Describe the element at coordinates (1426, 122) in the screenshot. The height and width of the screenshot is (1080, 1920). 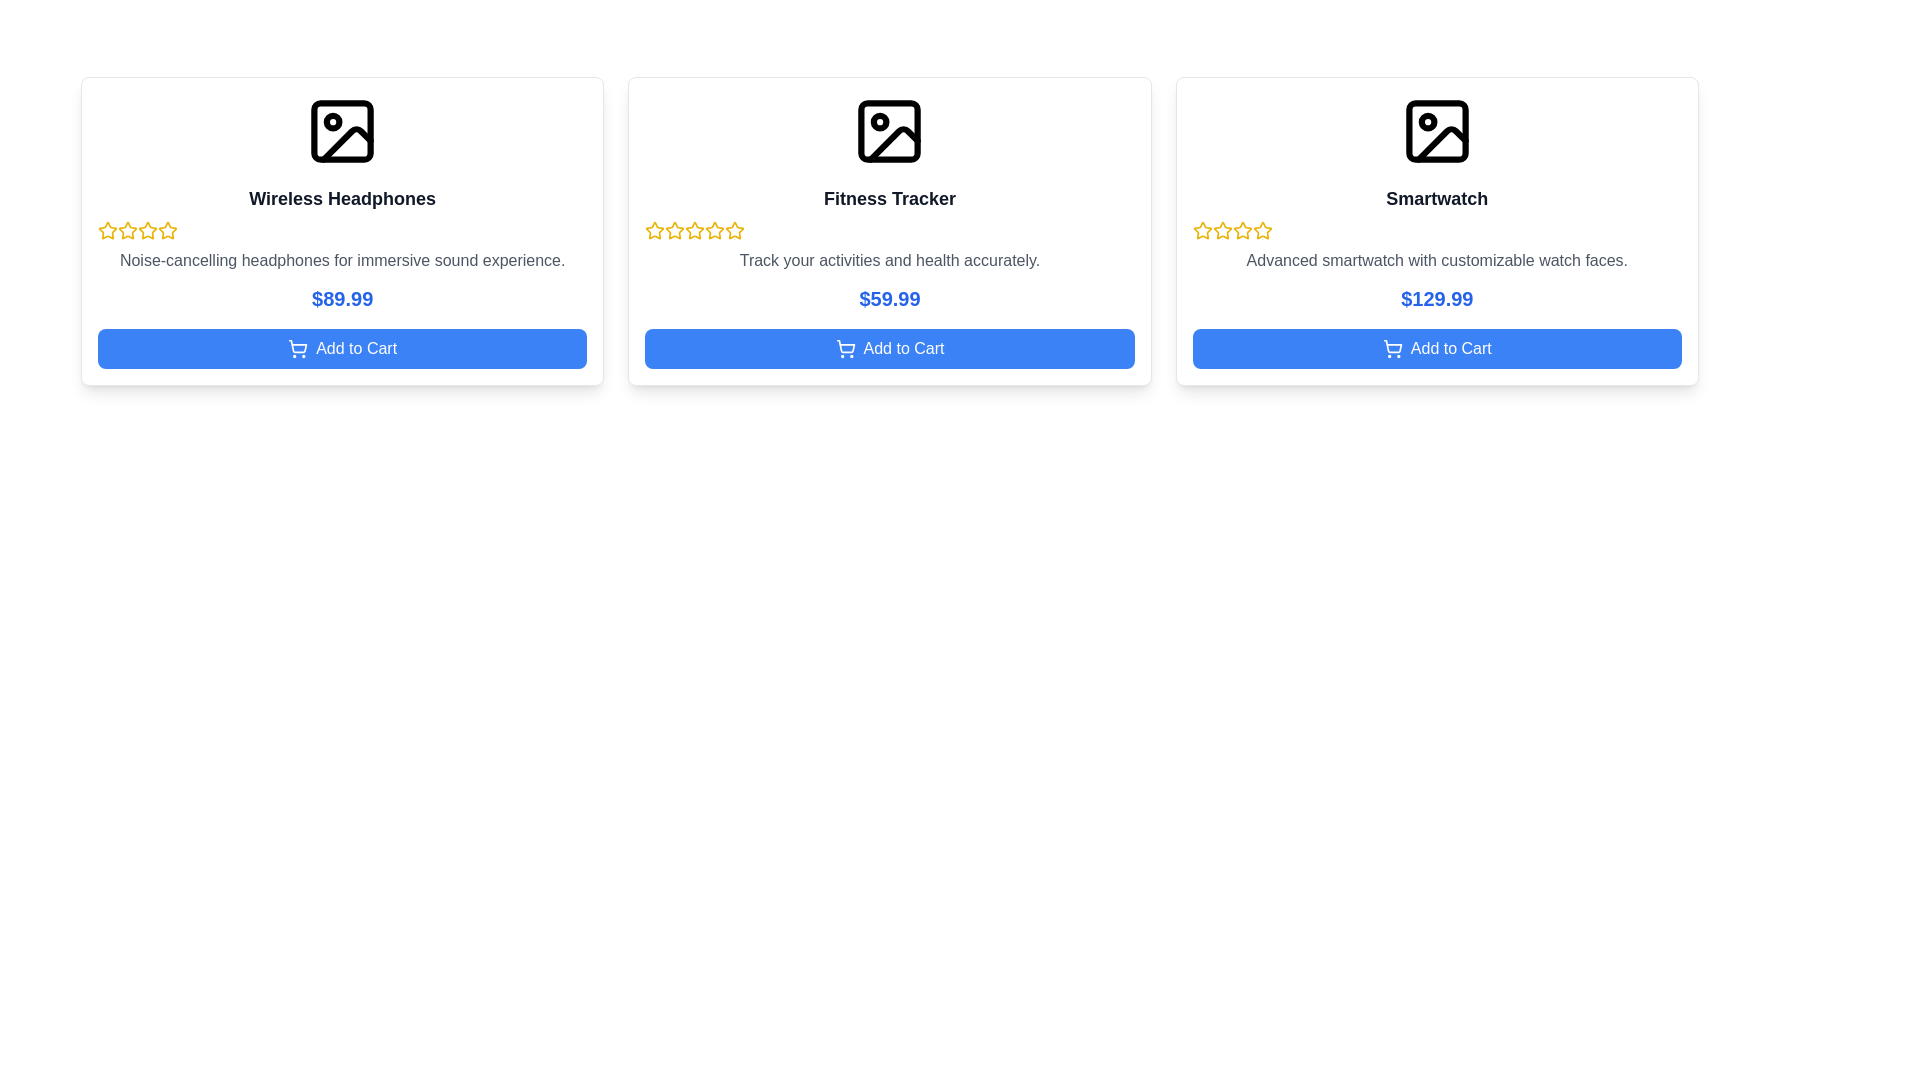
I see `the small circular Icon Decoration located in the top-left corner of the Smartwatch image icon, which is the third card from the left in the set of horizontally-aligned cards` at that location.